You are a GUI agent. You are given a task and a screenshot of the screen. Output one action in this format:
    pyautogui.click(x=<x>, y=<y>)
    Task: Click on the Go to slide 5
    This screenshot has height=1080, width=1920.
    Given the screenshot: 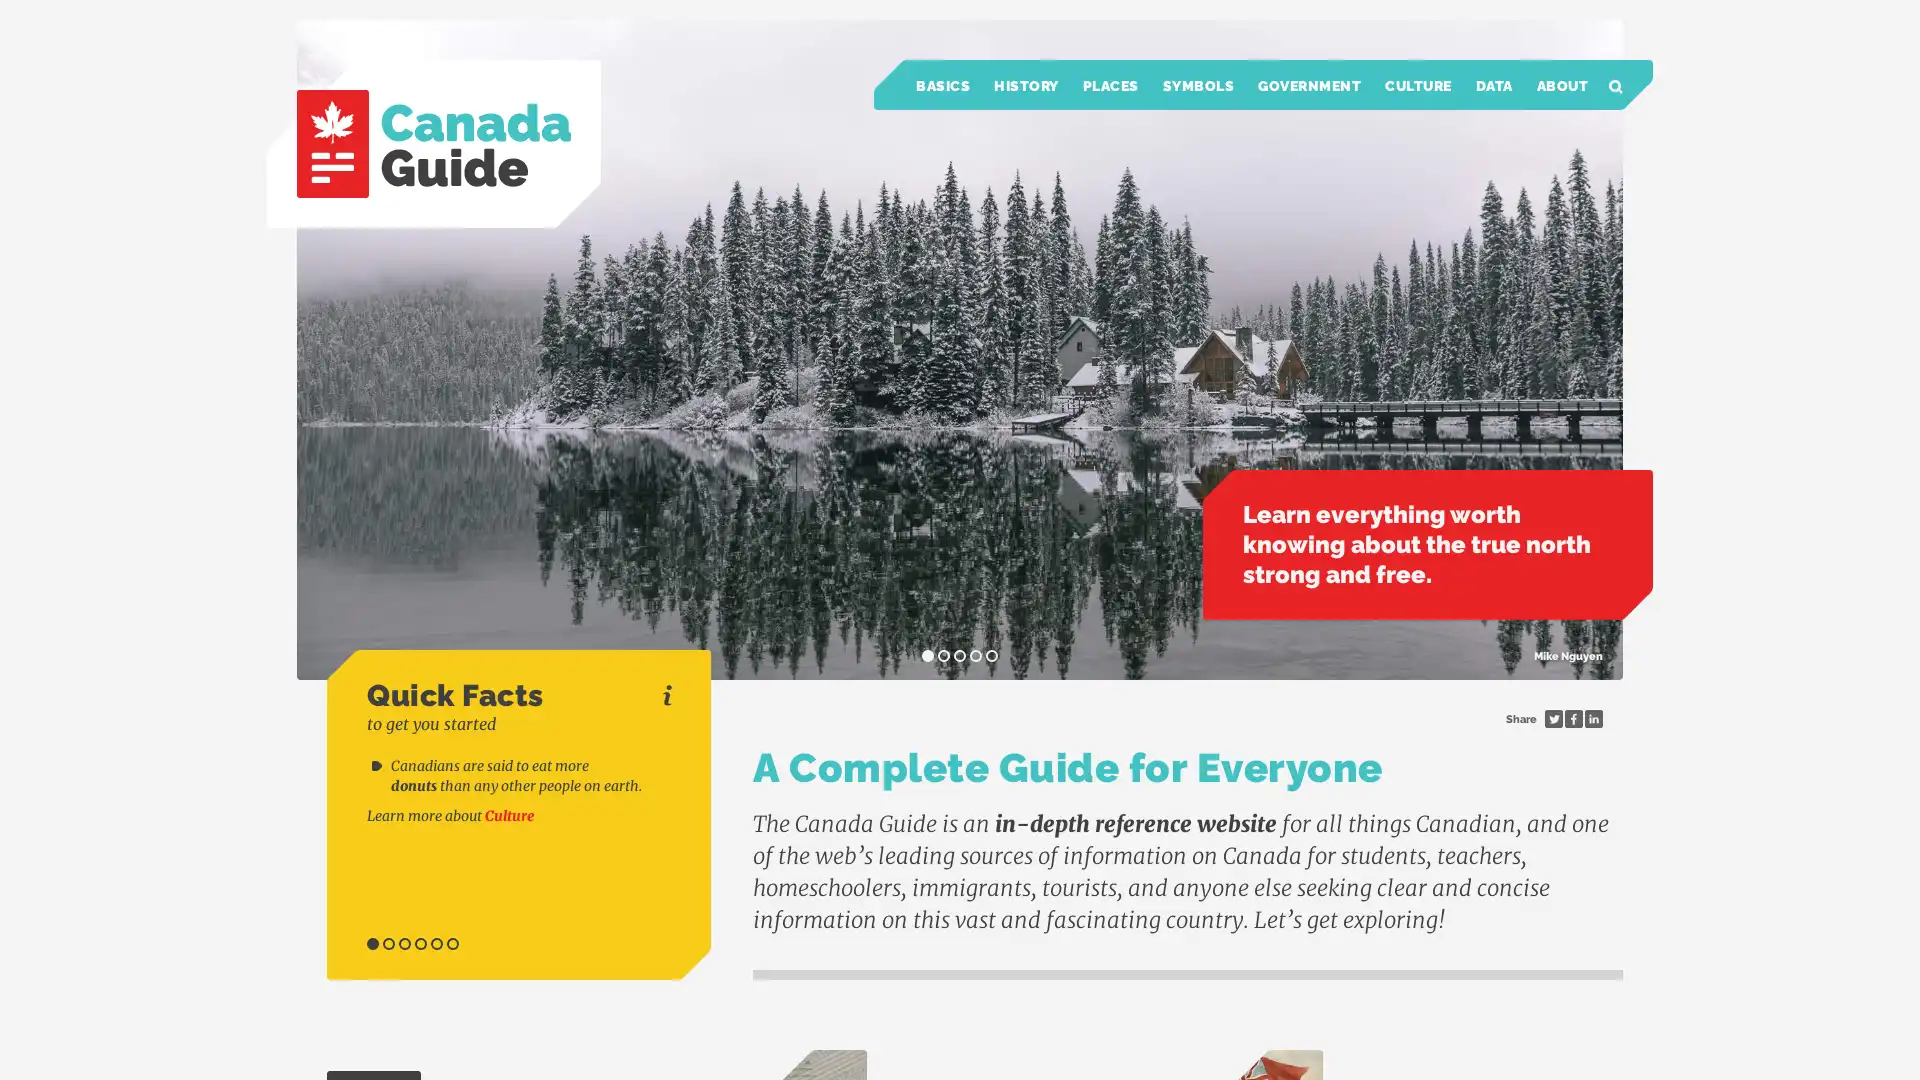 What is the action you would take?
    pyautogui.click(x=992, y=655)
    